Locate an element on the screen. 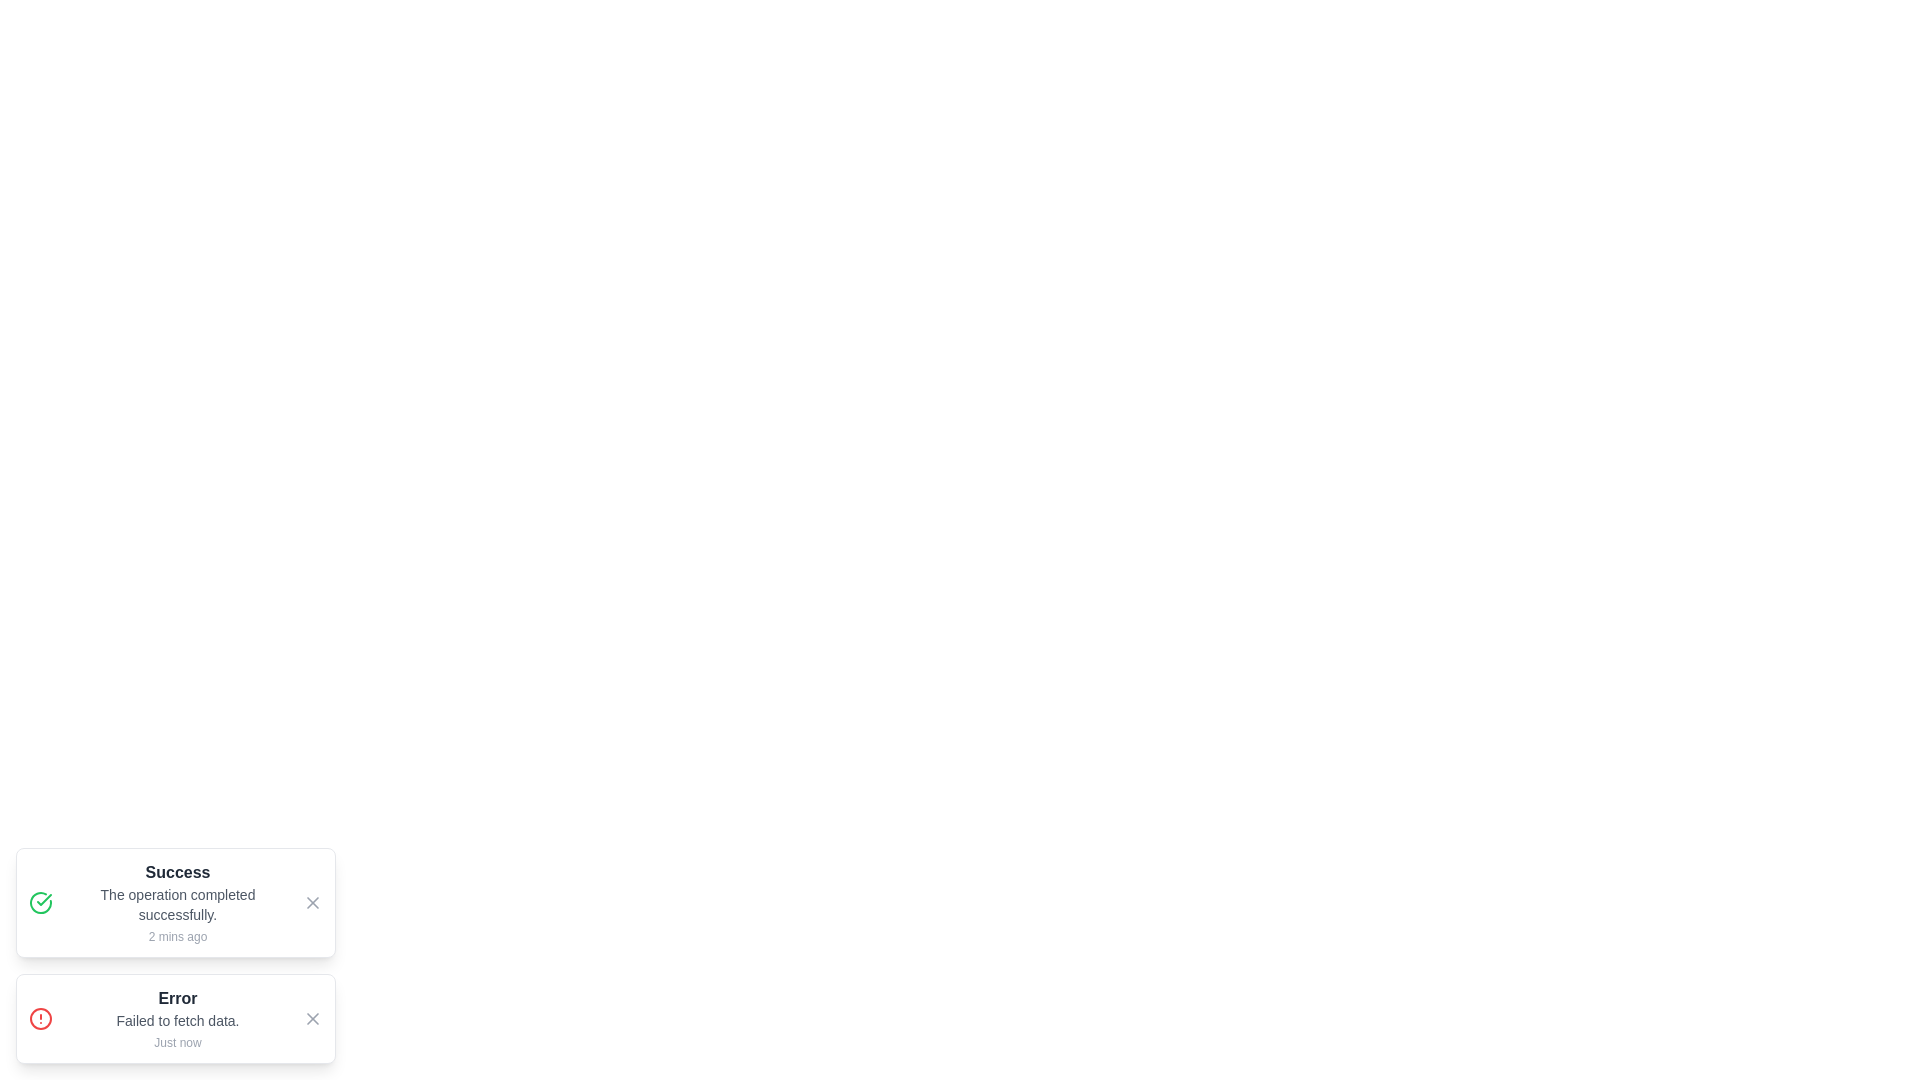 The height and width of the screenshot is (1080, 1920). the close button represented by an 'X' icon in the top-right corner of the success notification is located at coordinates (311, 902).